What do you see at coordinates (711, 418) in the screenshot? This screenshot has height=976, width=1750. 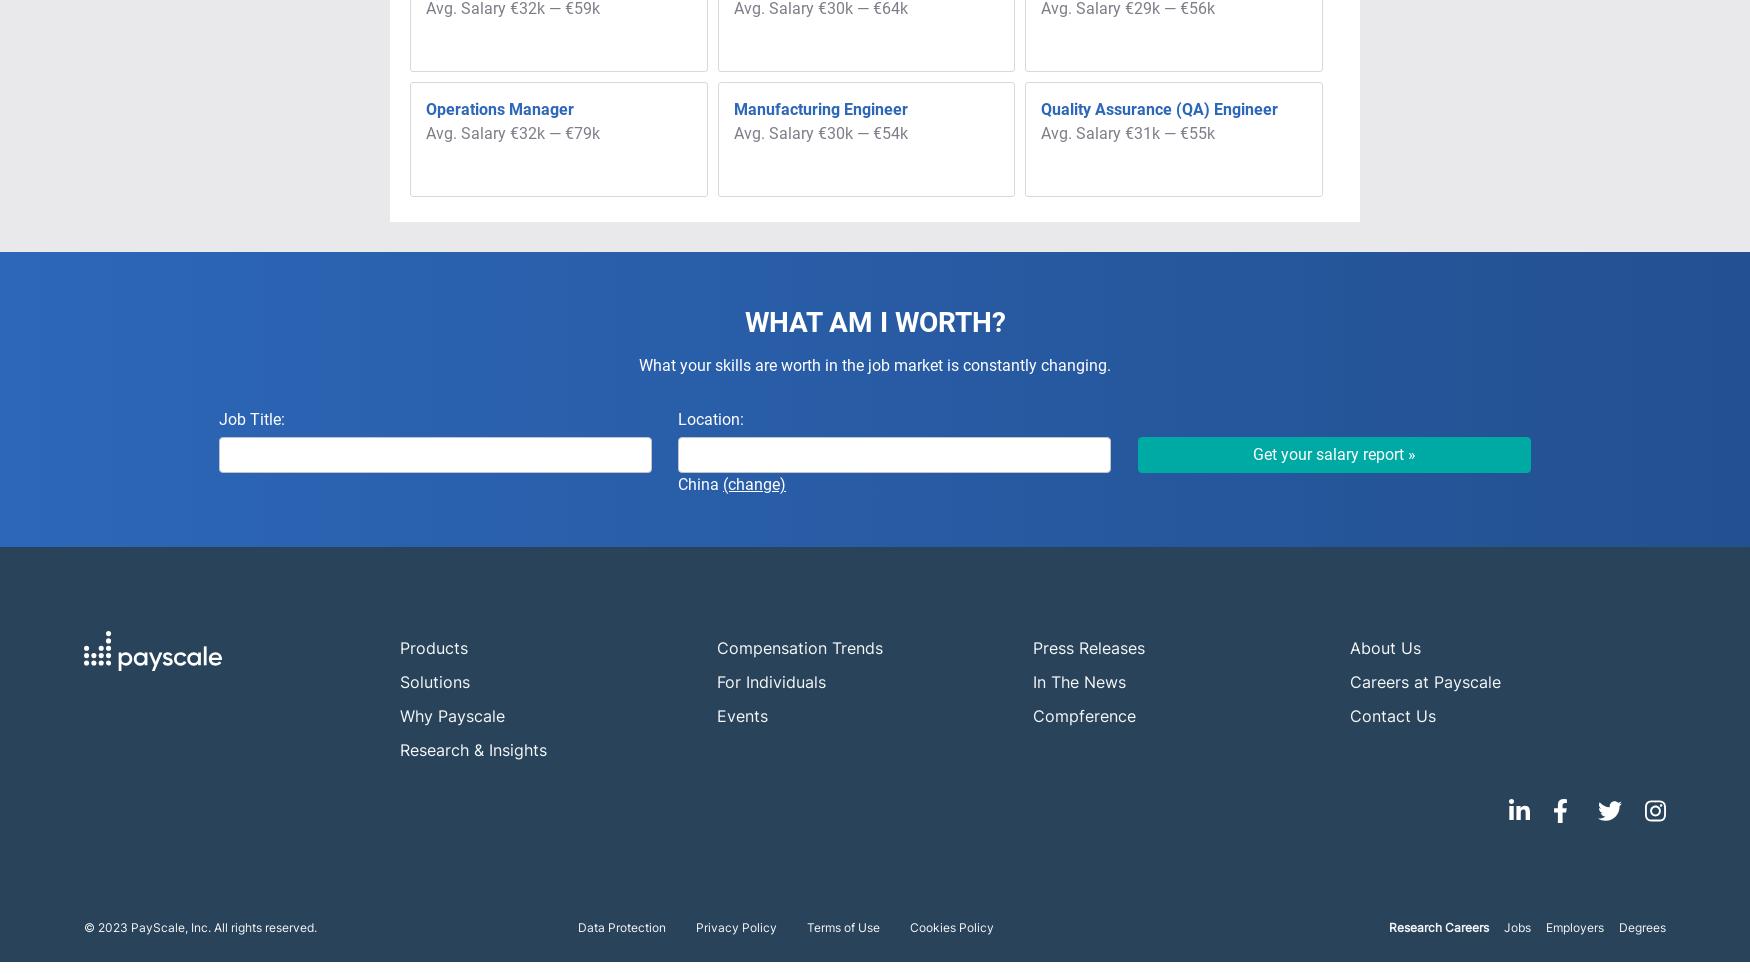 I see `'Location:'` at bounding box center [711, 418].